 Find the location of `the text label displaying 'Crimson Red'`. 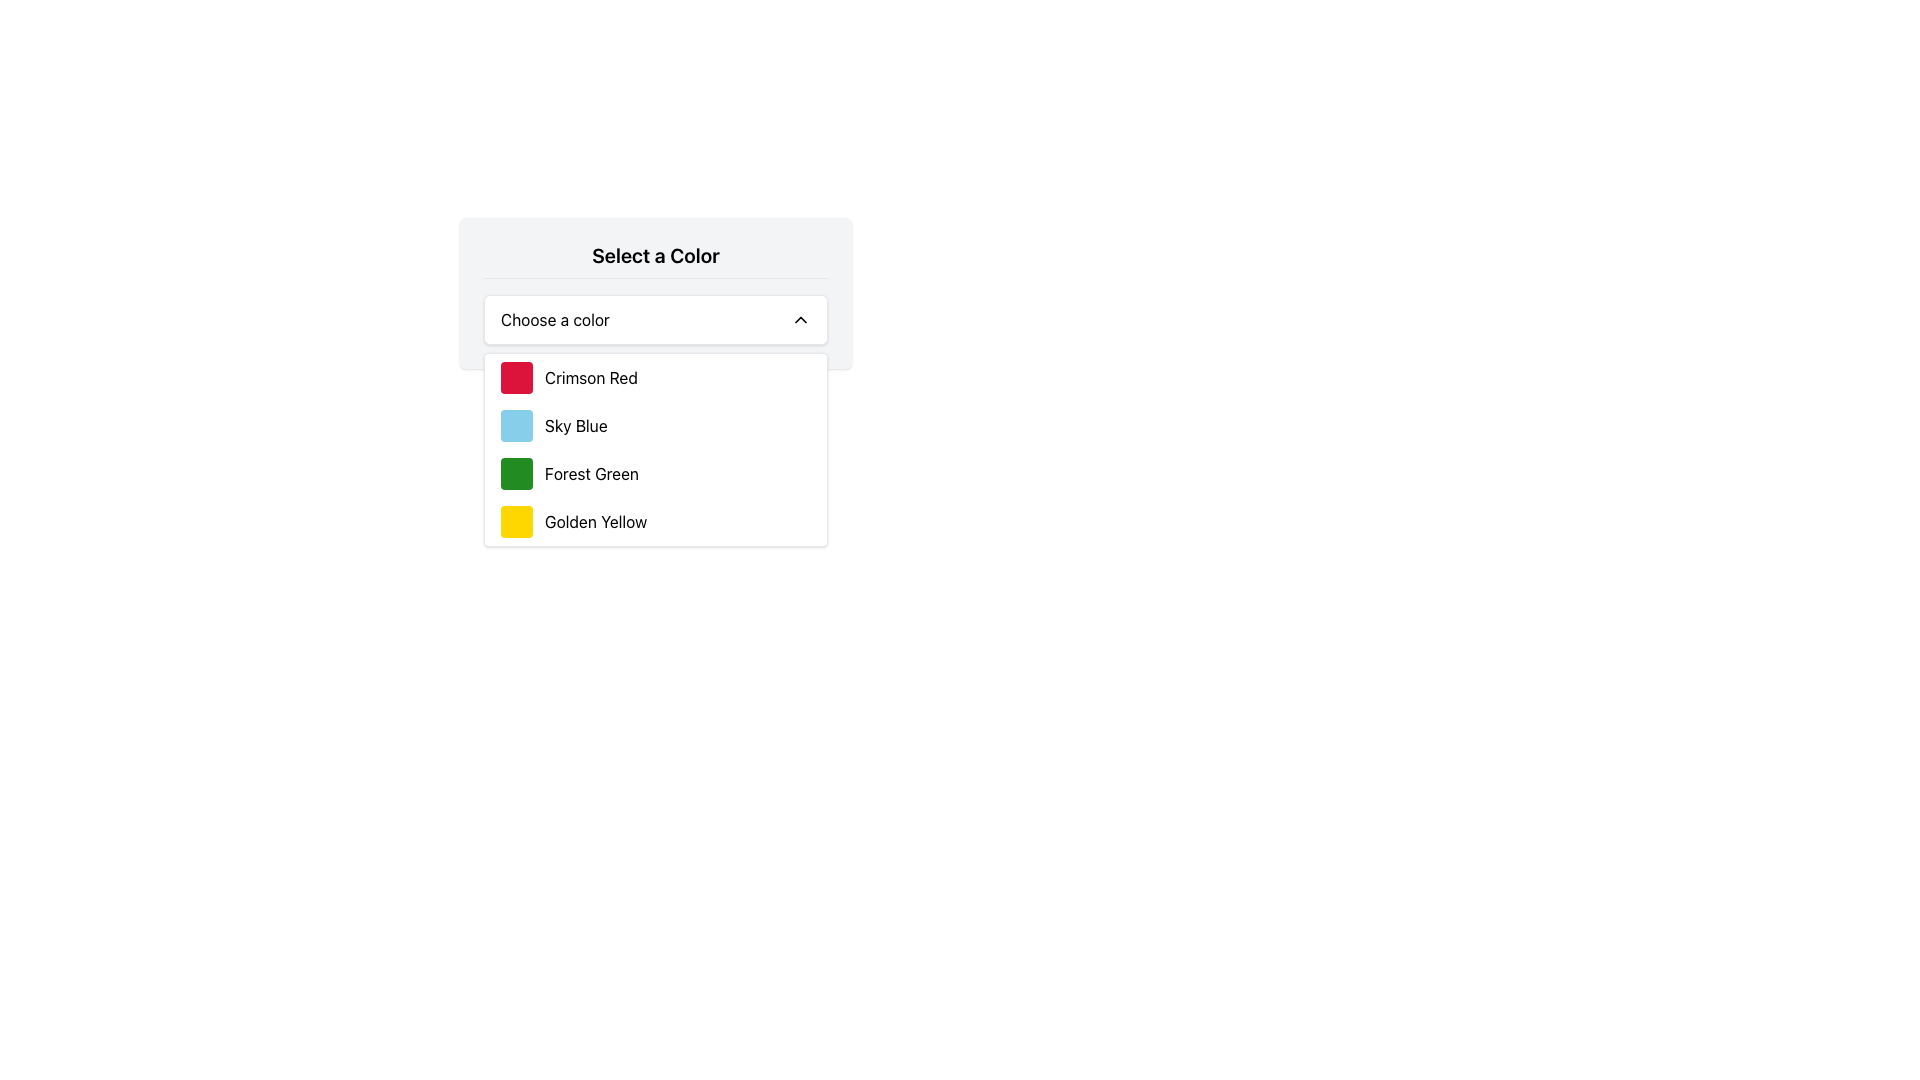

the text label displaying 'Crimson Red' is located at coordinates (590, 378).